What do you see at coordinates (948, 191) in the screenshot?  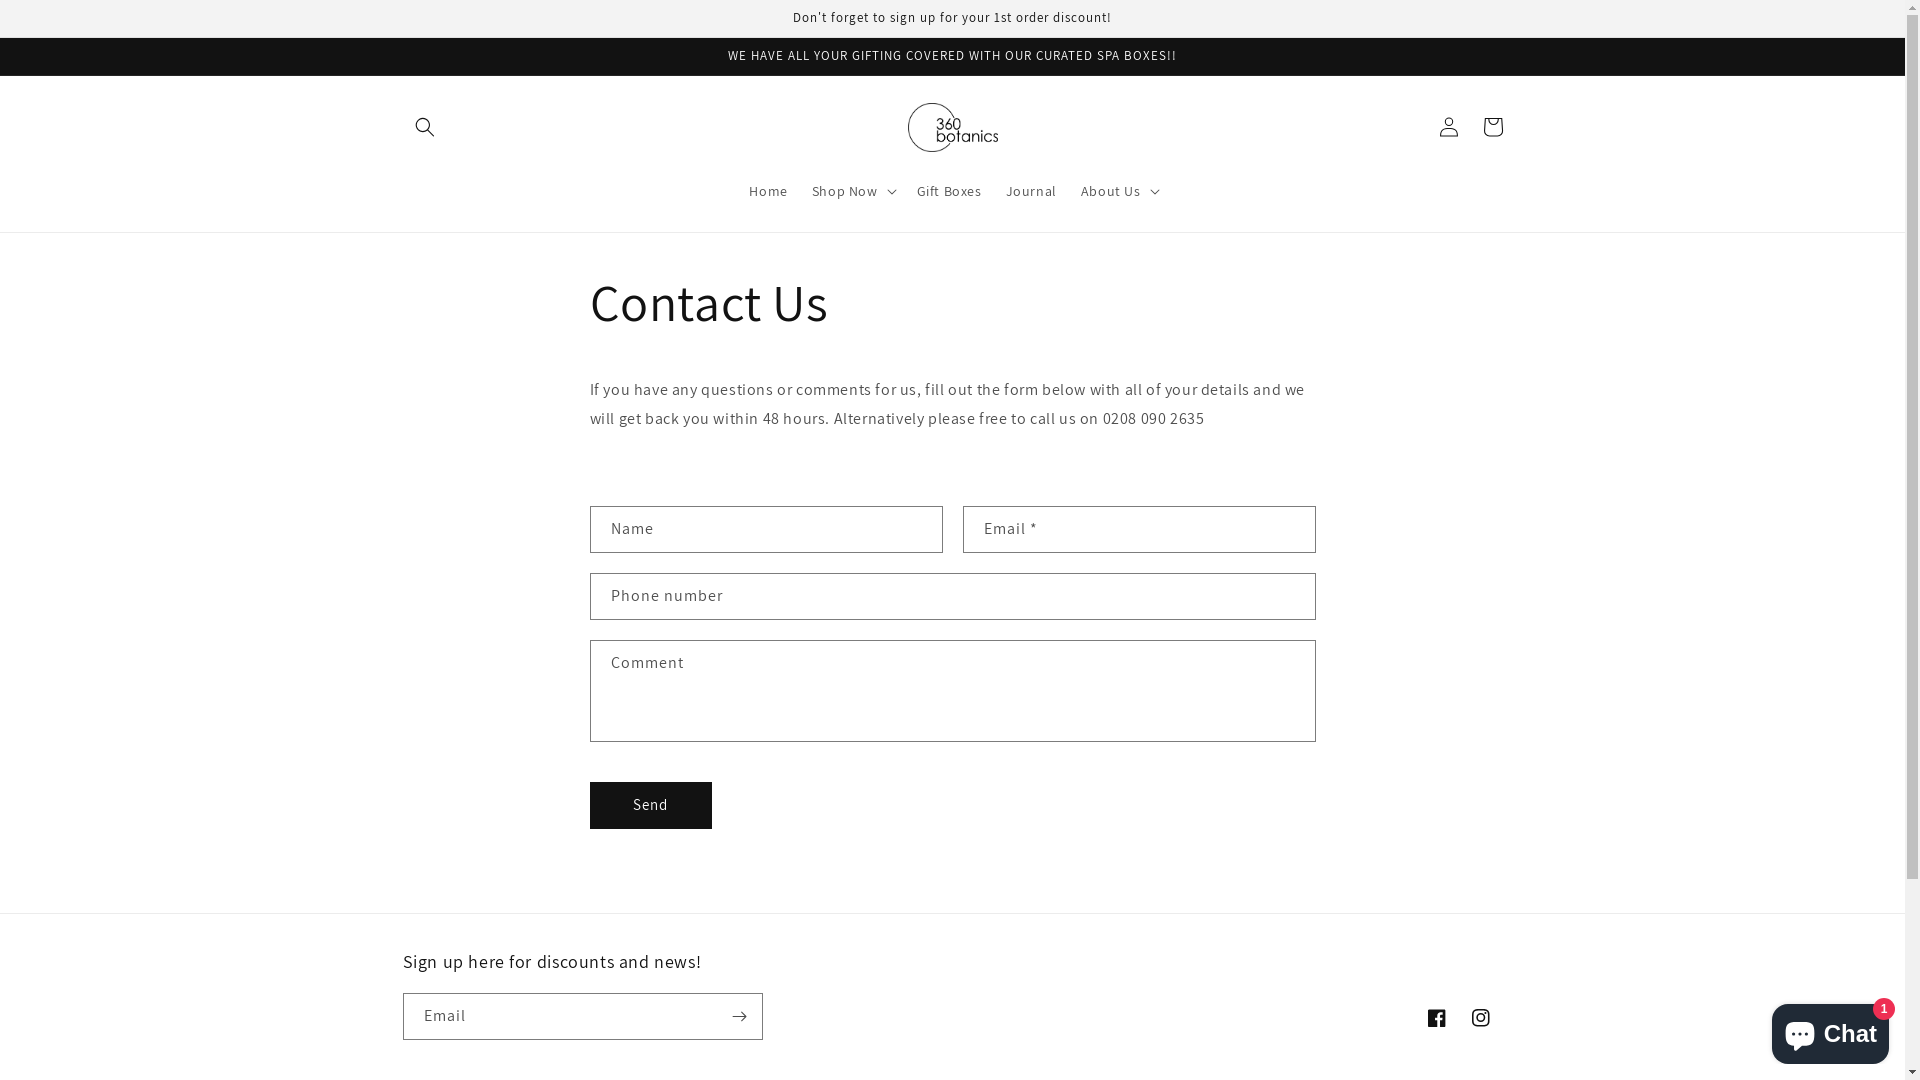 I see `'Gift Boxes'` at bounding box center [948, 191].